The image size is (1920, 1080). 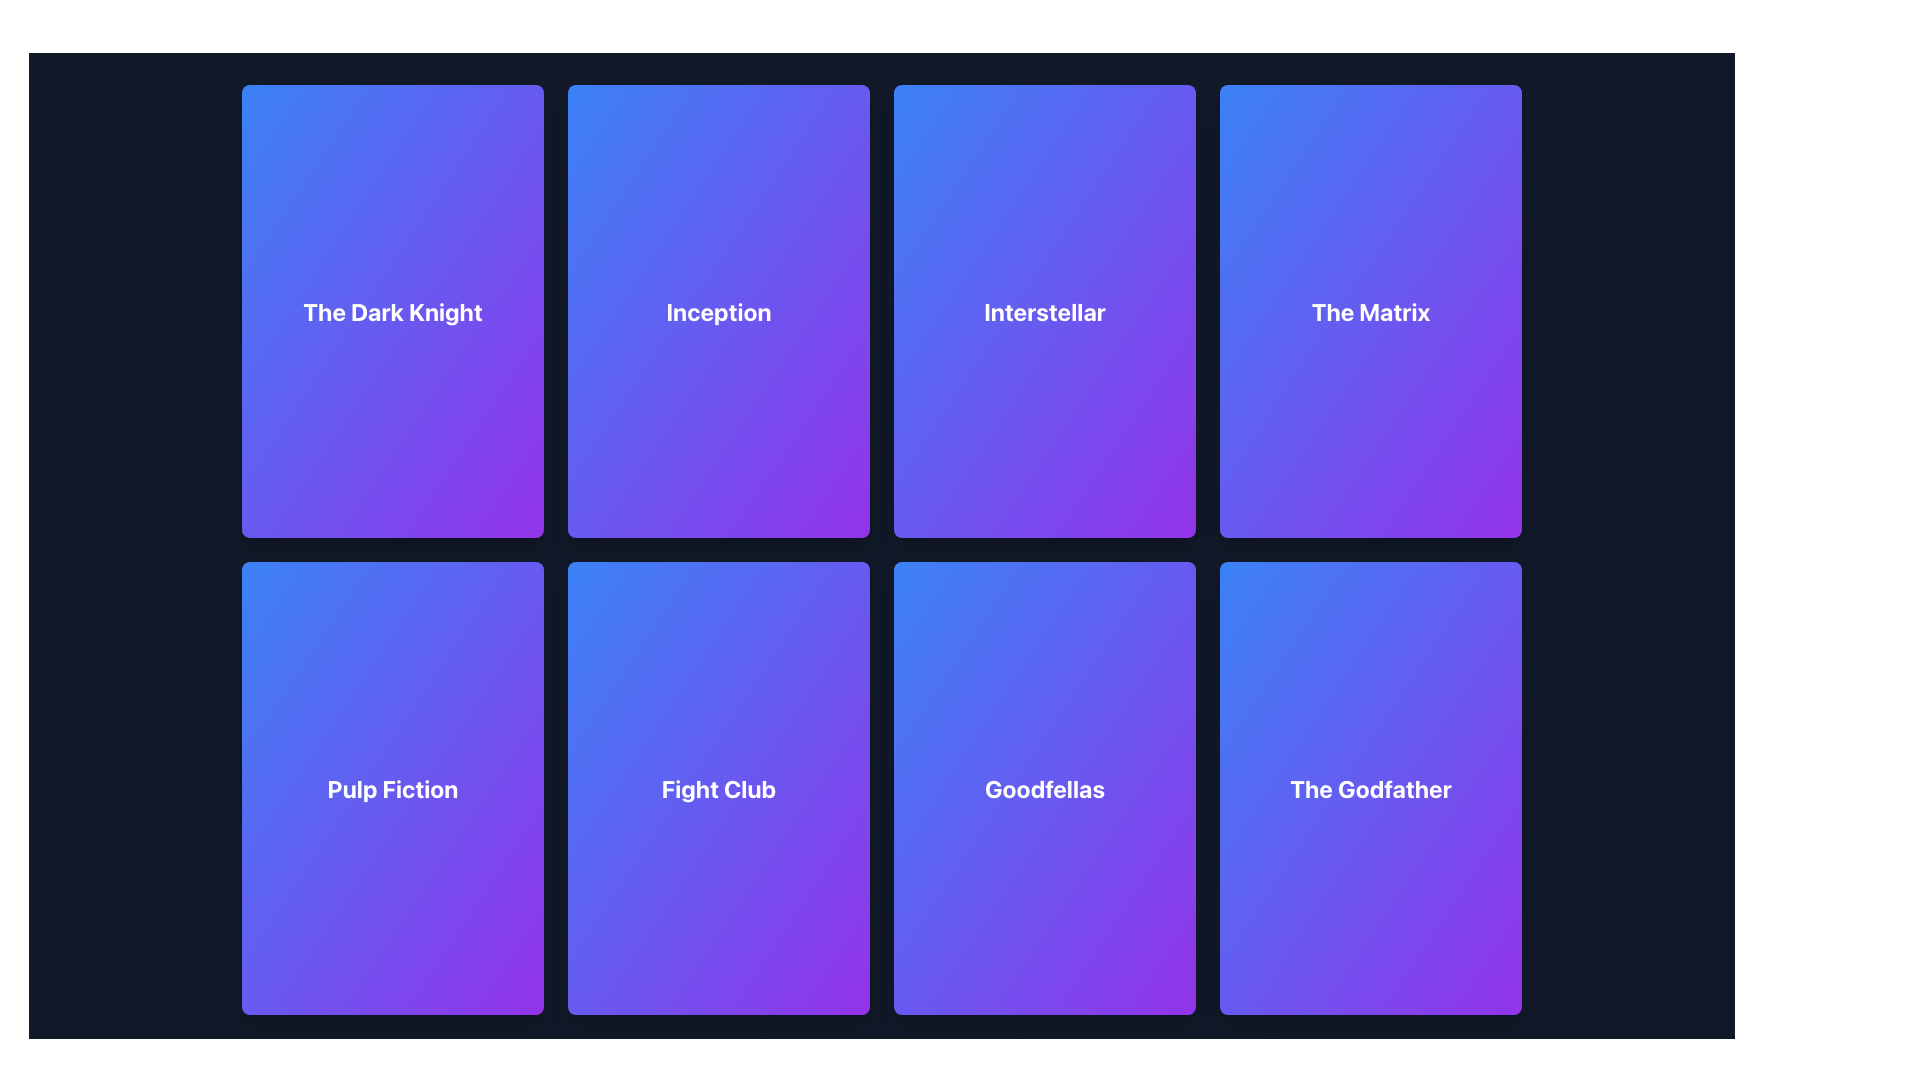 What do you see at coordinates (393, 787) in the screenshot?
I see `the text label displaying the title 'Pulp Fiction' which is in a bold white font, centered horizontally within a purple-blue gradient background` at bounding box center [393, 787].